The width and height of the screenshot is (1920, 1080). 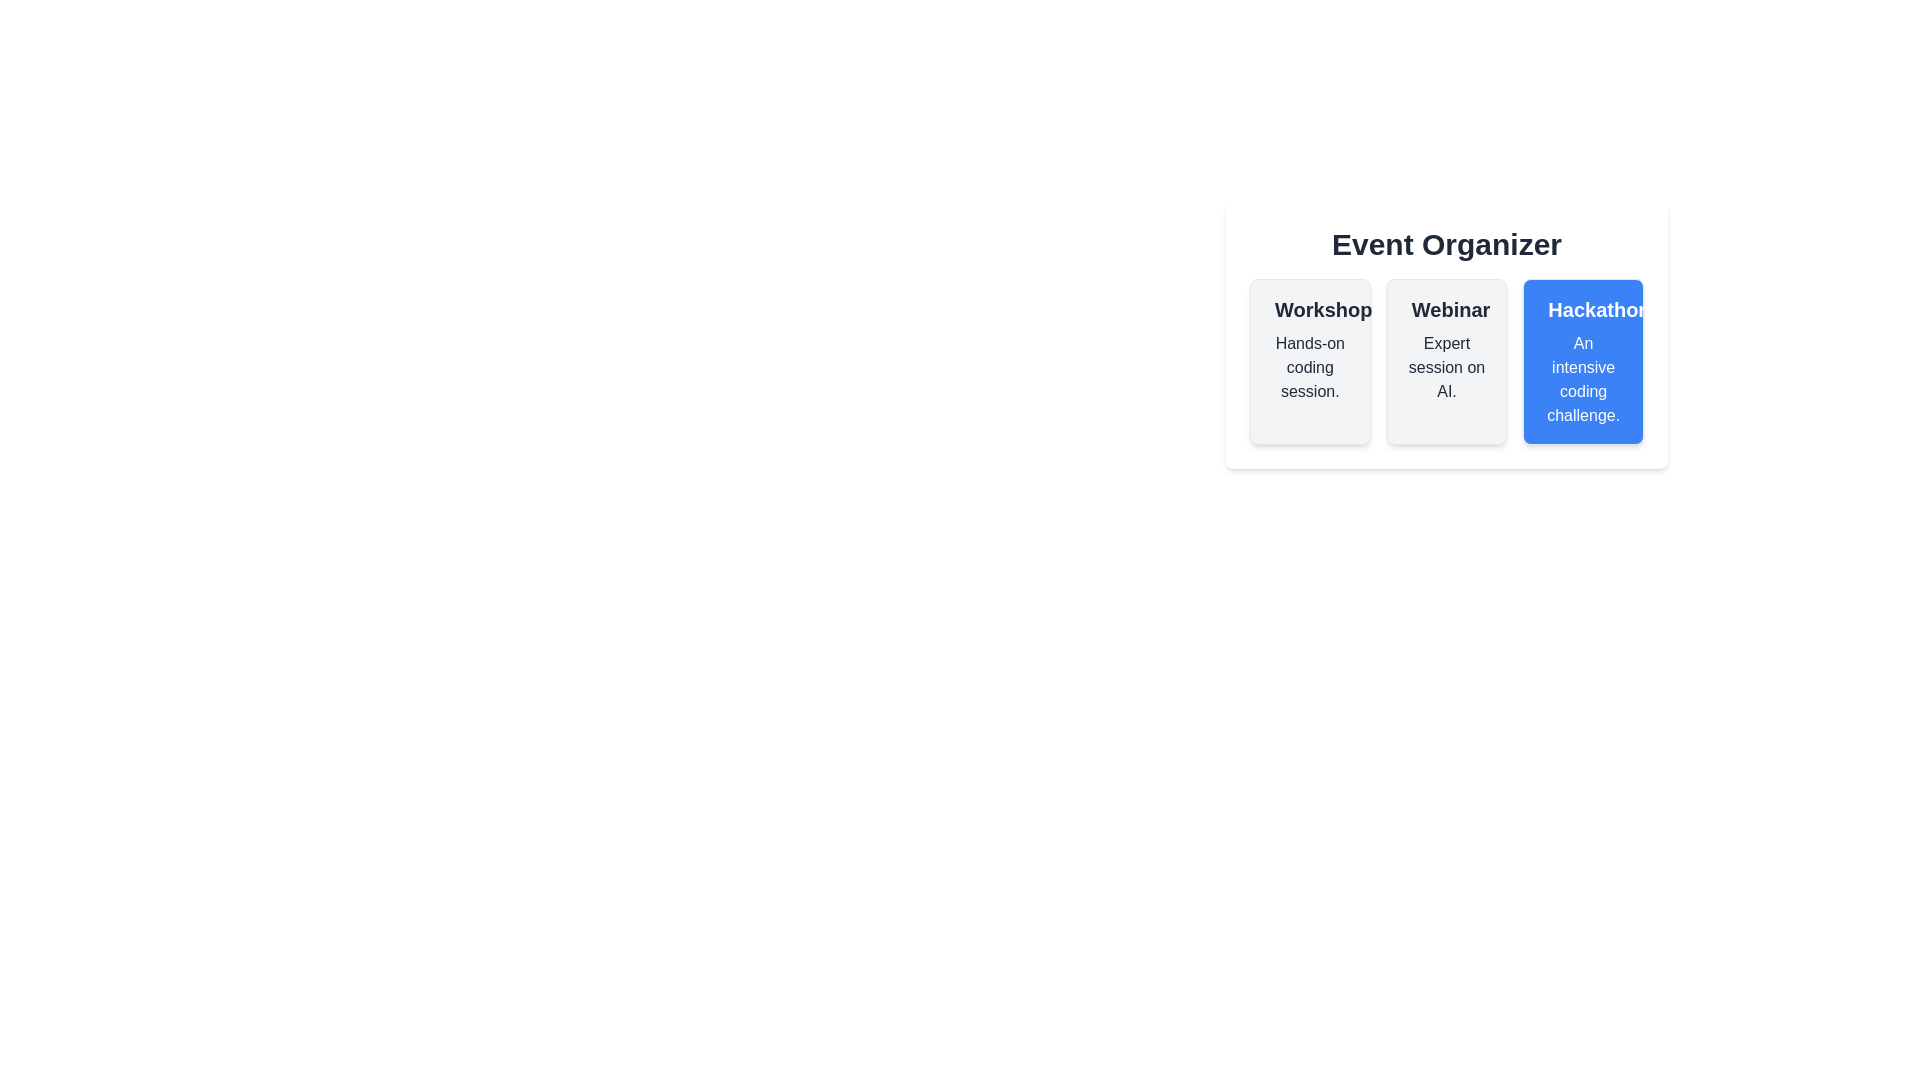 What do you see at coordinates (1446, 362) in the screenshot?
I see `the event card 'Webinar'` at bounding box center [1446, 362].